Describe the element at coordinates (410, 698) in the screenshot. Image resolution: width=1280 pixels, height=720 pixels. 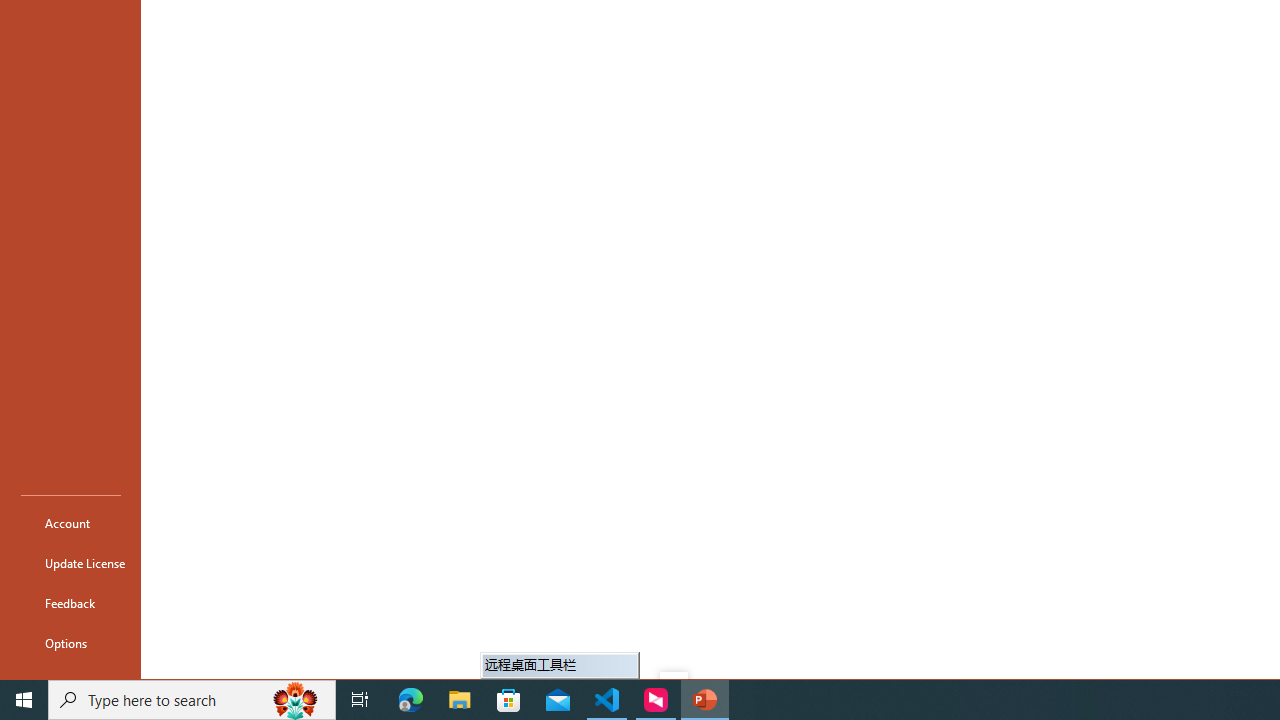
I see `'Microsoft Edge'` at that location.